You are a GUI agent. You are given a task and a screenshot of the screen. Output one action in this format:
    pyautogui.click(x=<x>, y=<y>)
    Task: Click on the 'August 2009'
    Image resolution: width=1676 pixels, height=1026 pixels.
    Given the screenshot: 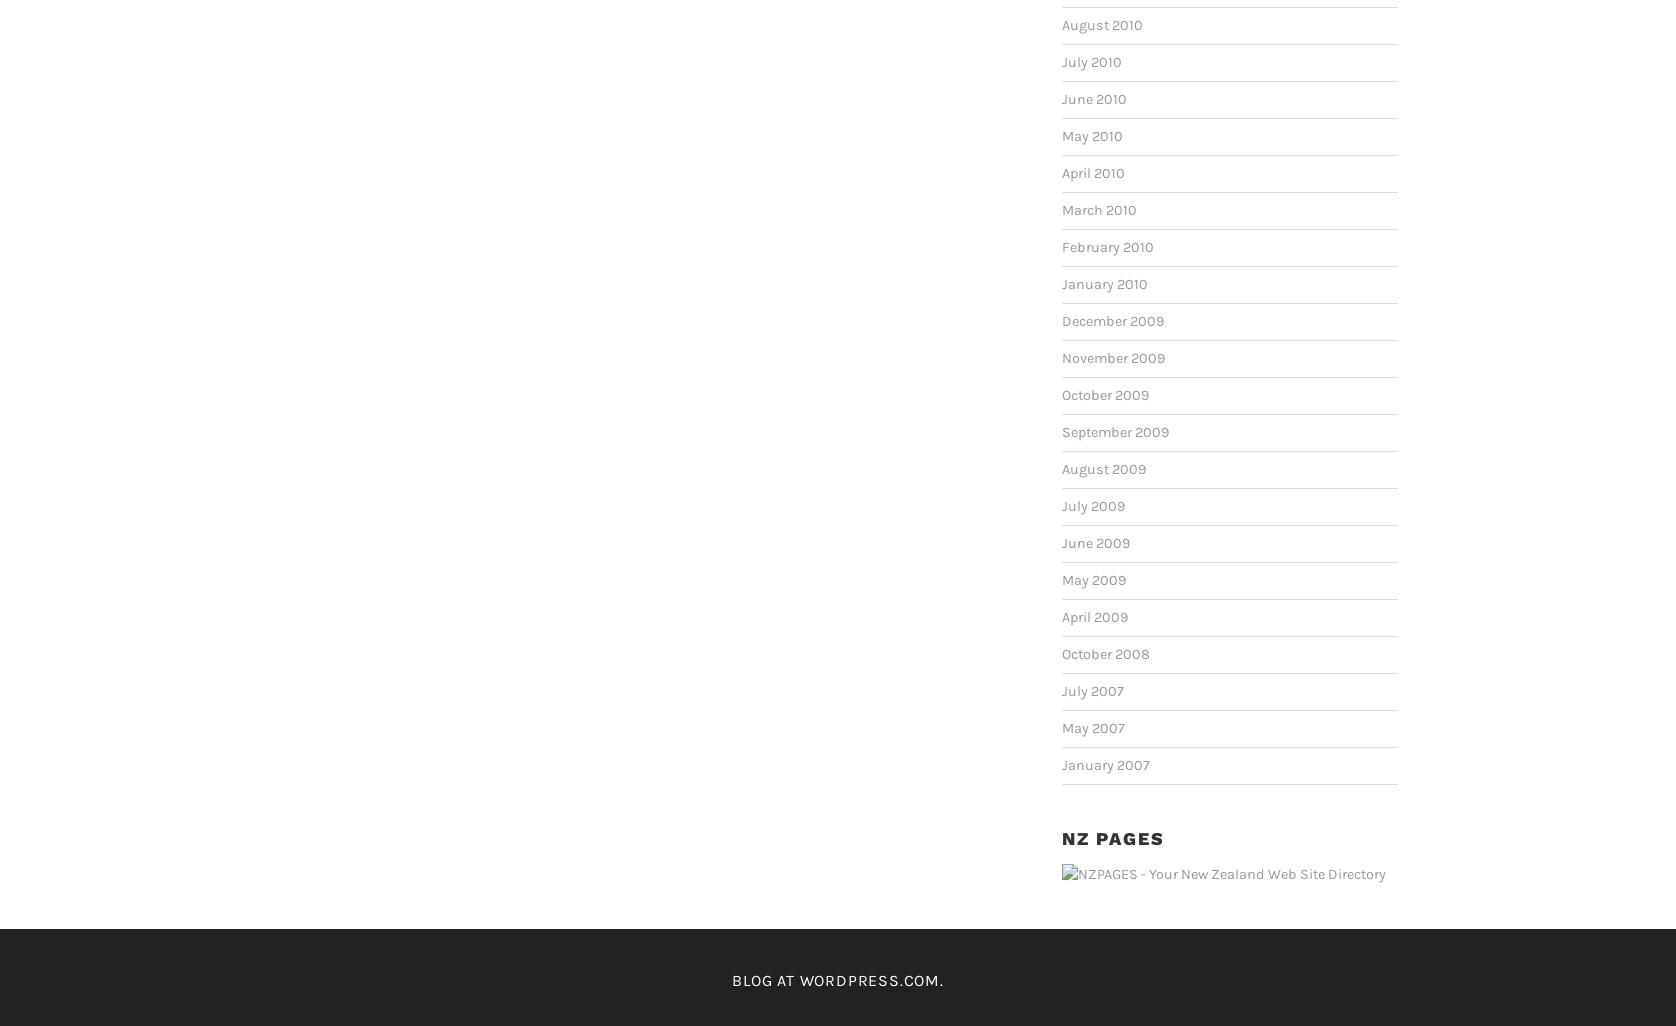 What is the action you would take?
    pyautogui.click(x=1102, y=467)
    